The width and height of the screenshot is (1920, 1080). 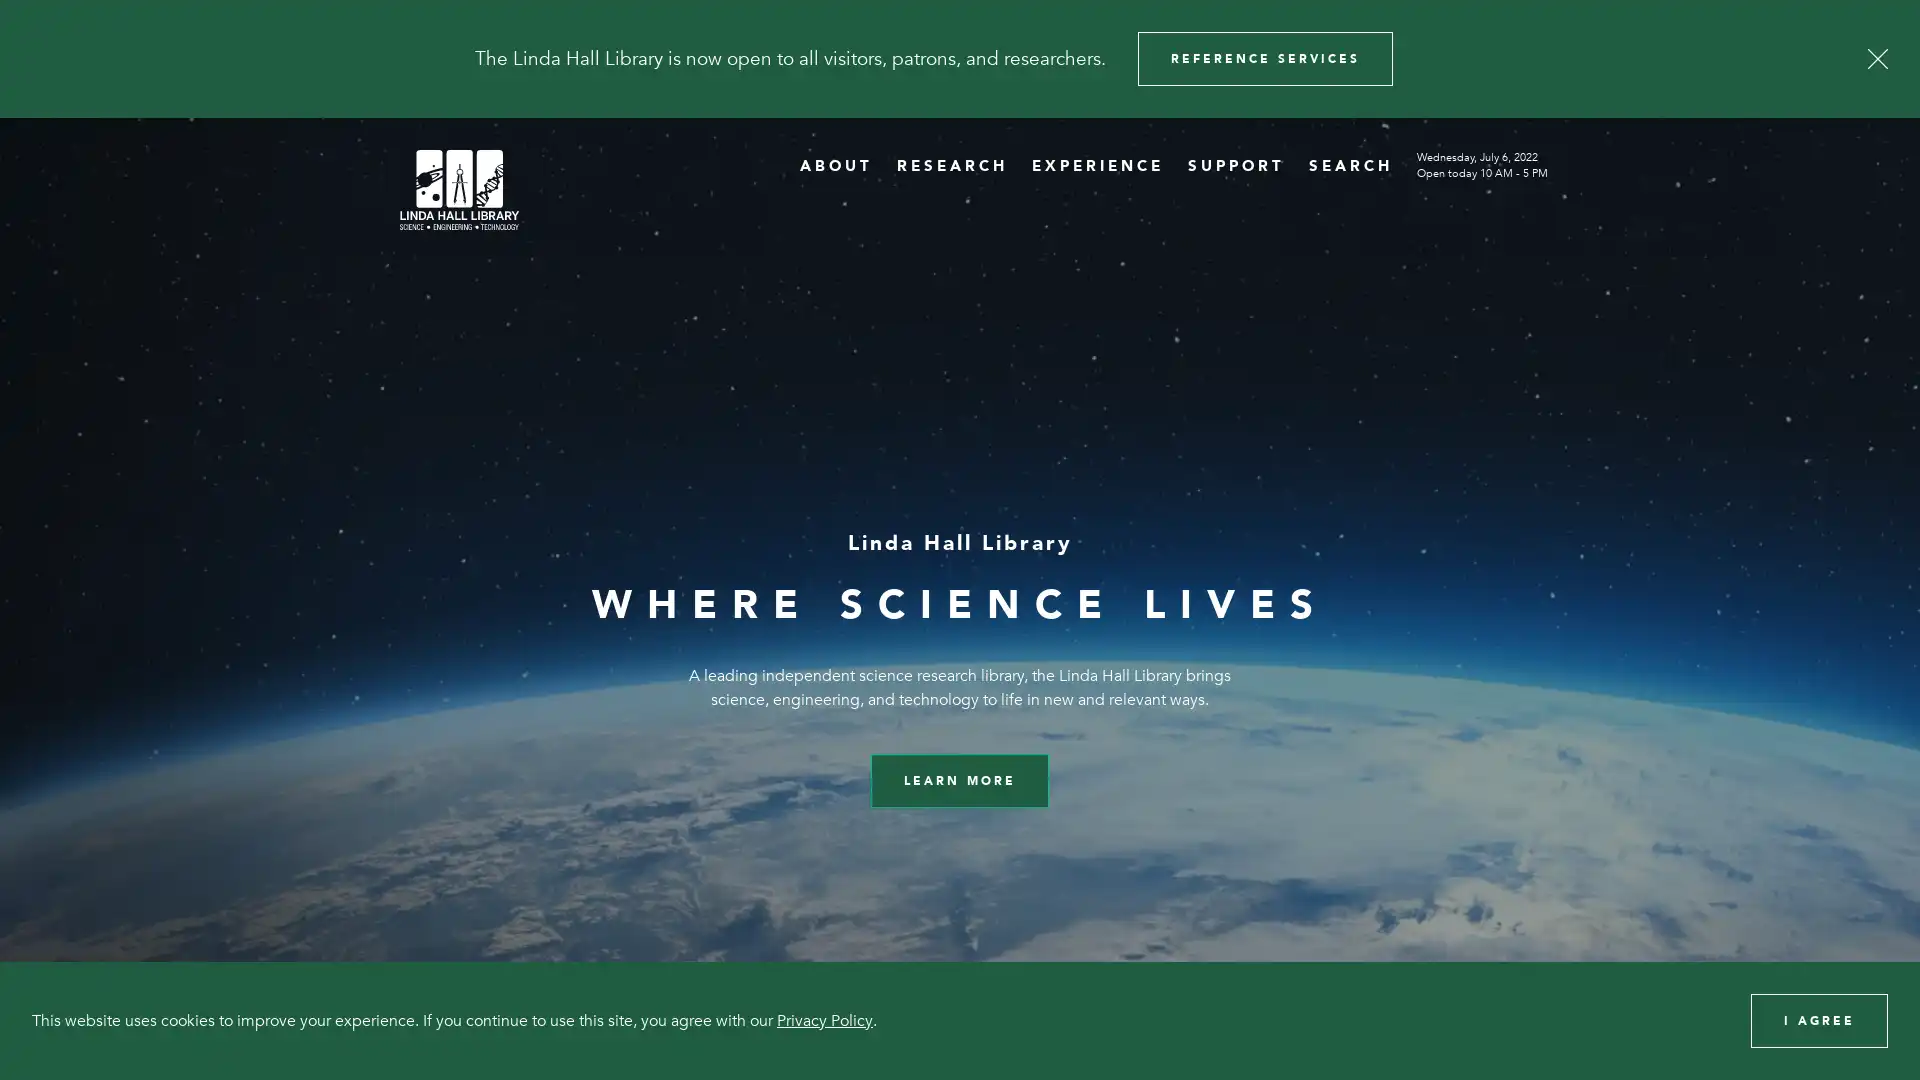 I want to click on ABOUT, so click(x=836, y=164).